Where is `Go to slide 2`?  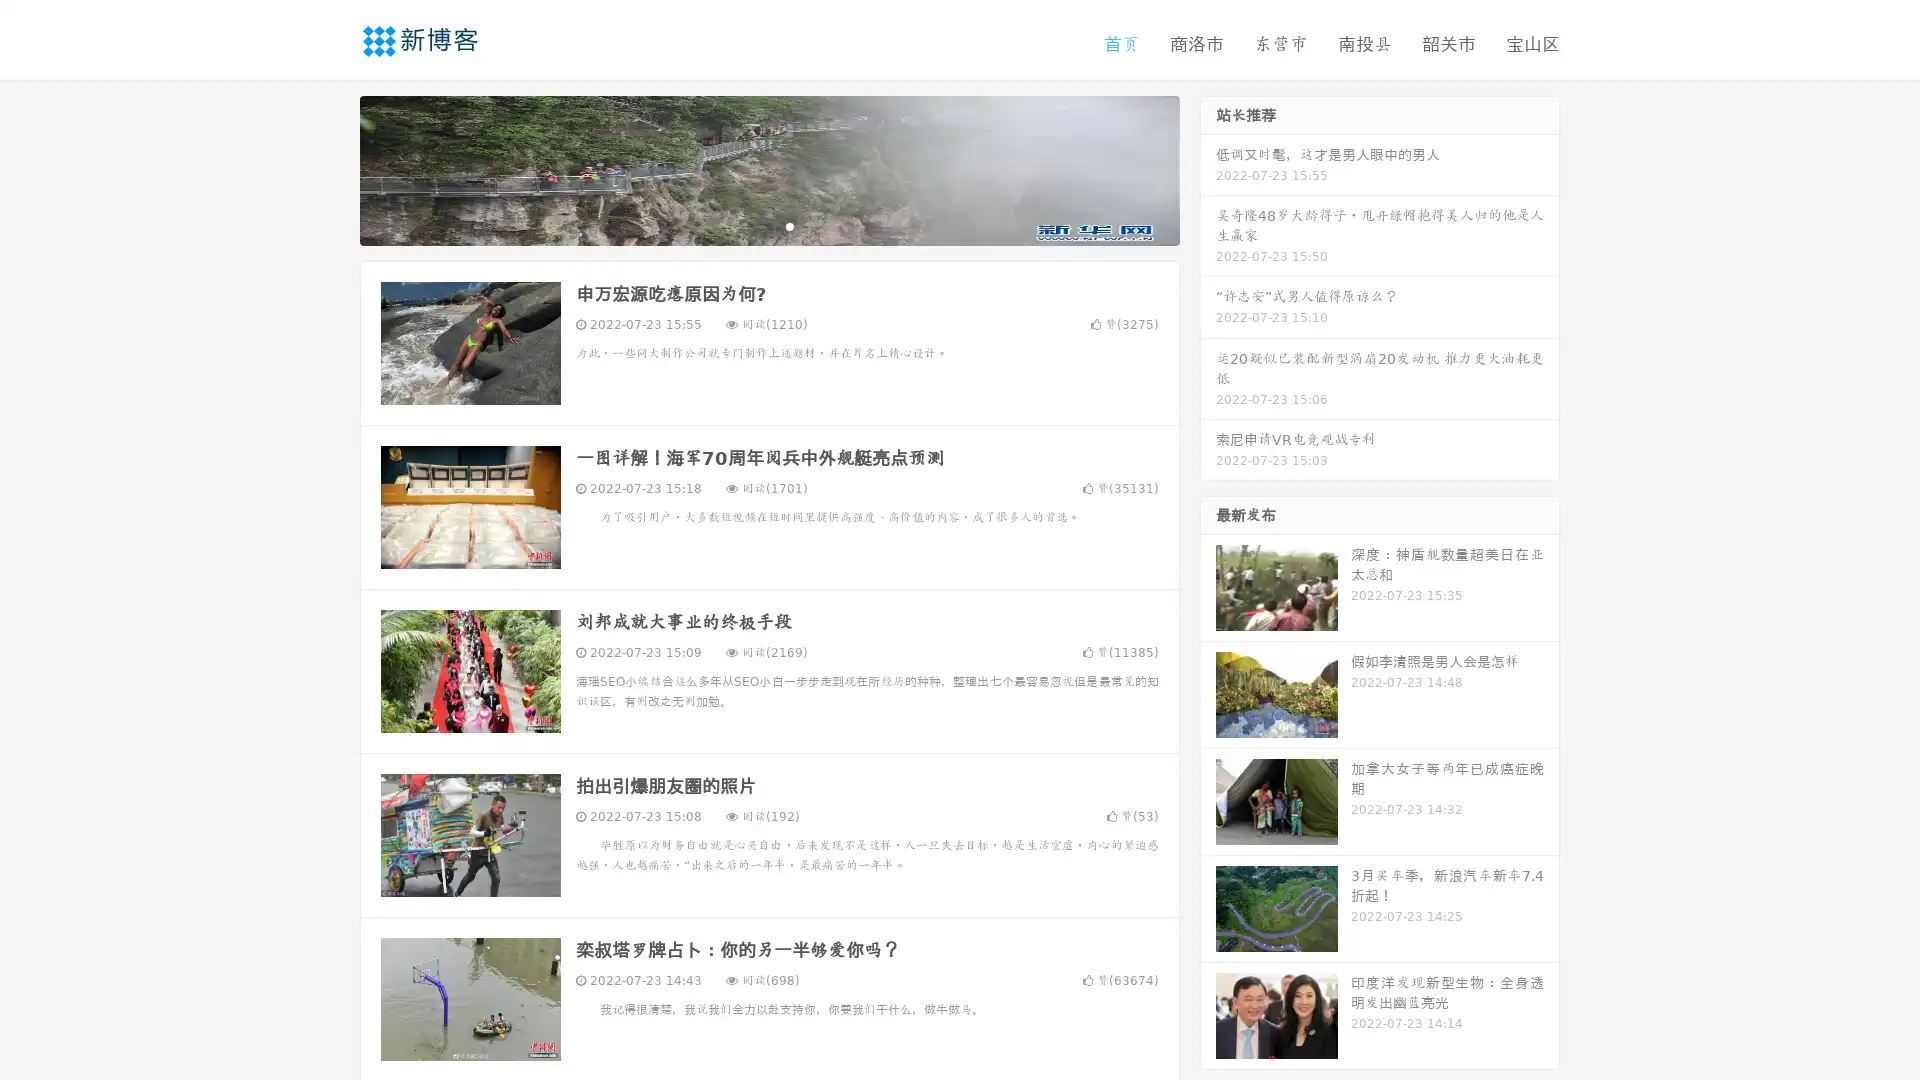
Go to slide 2 is located at coordinates (768, 225).